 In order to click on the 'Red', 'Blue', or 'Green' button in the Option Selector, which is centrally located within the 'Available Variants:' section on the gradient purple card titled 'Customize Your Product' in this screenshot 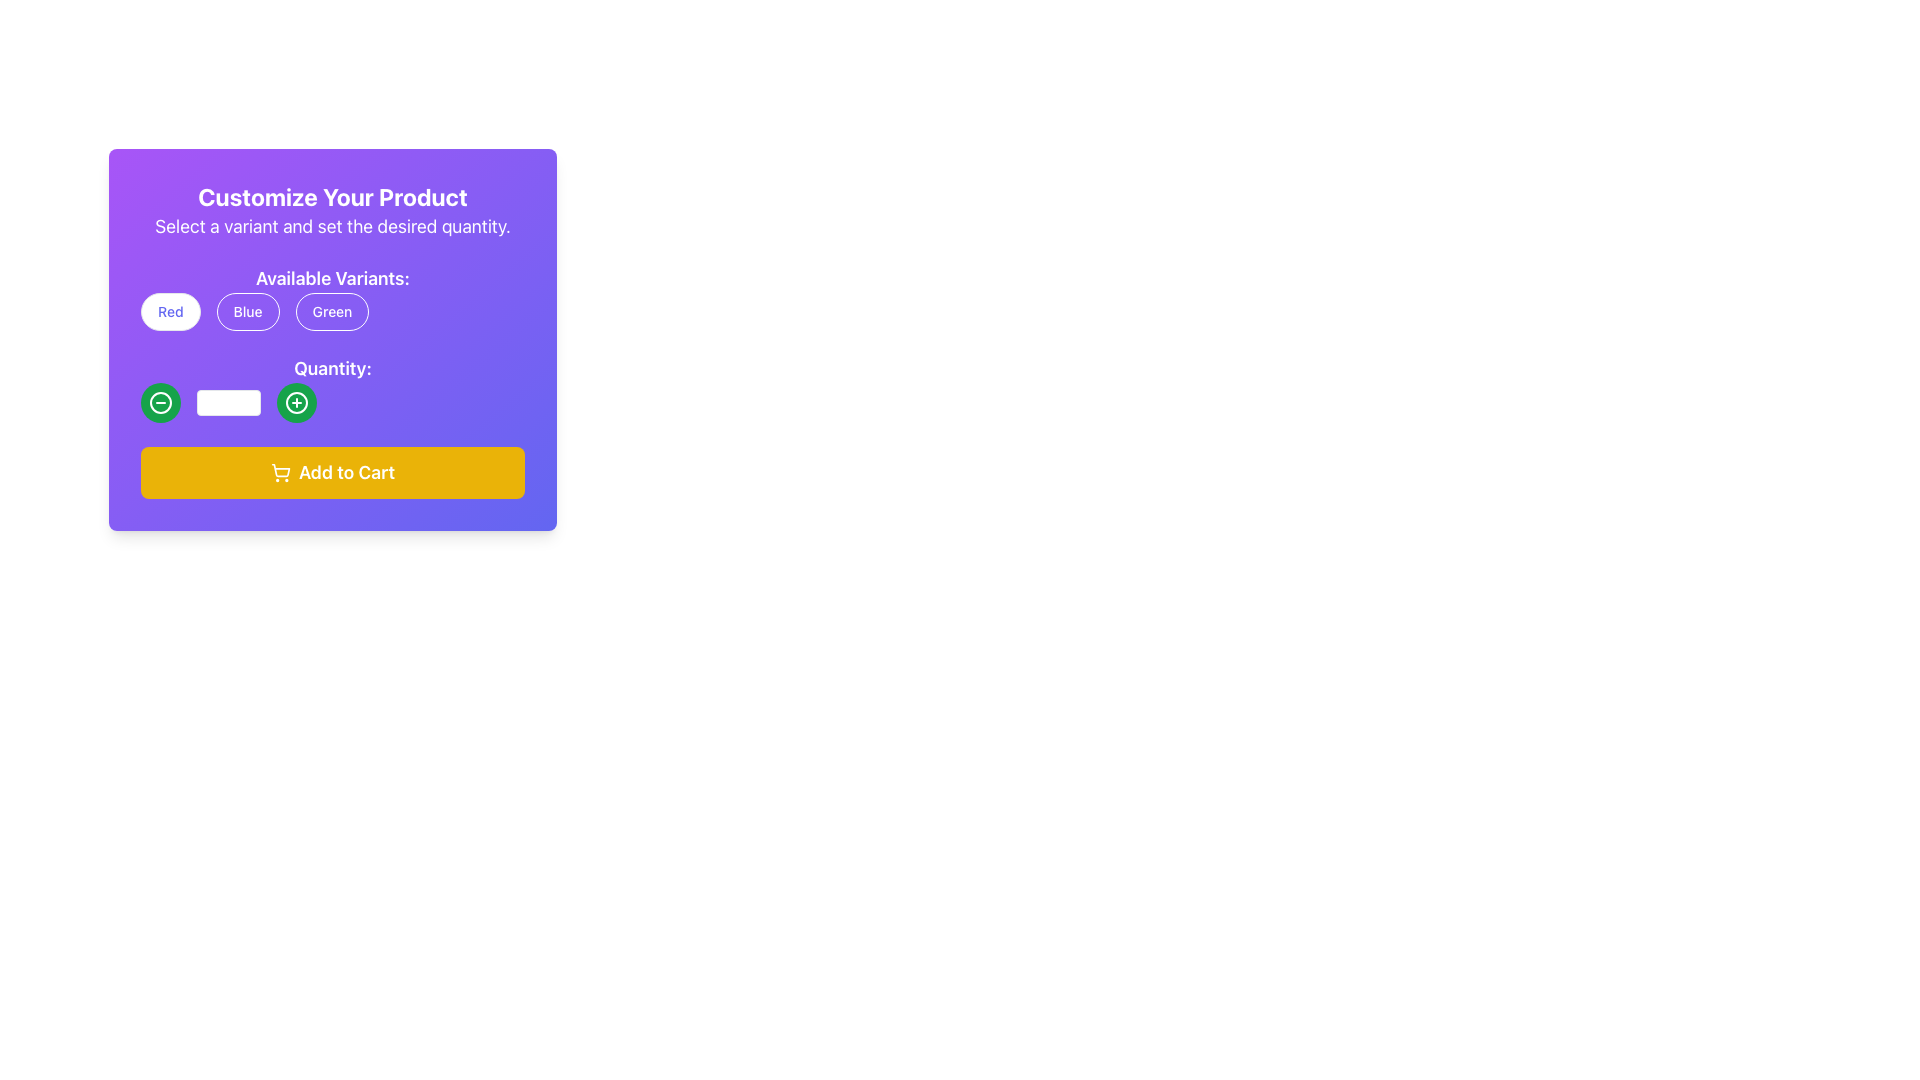, I will do `click(332, 297)`.